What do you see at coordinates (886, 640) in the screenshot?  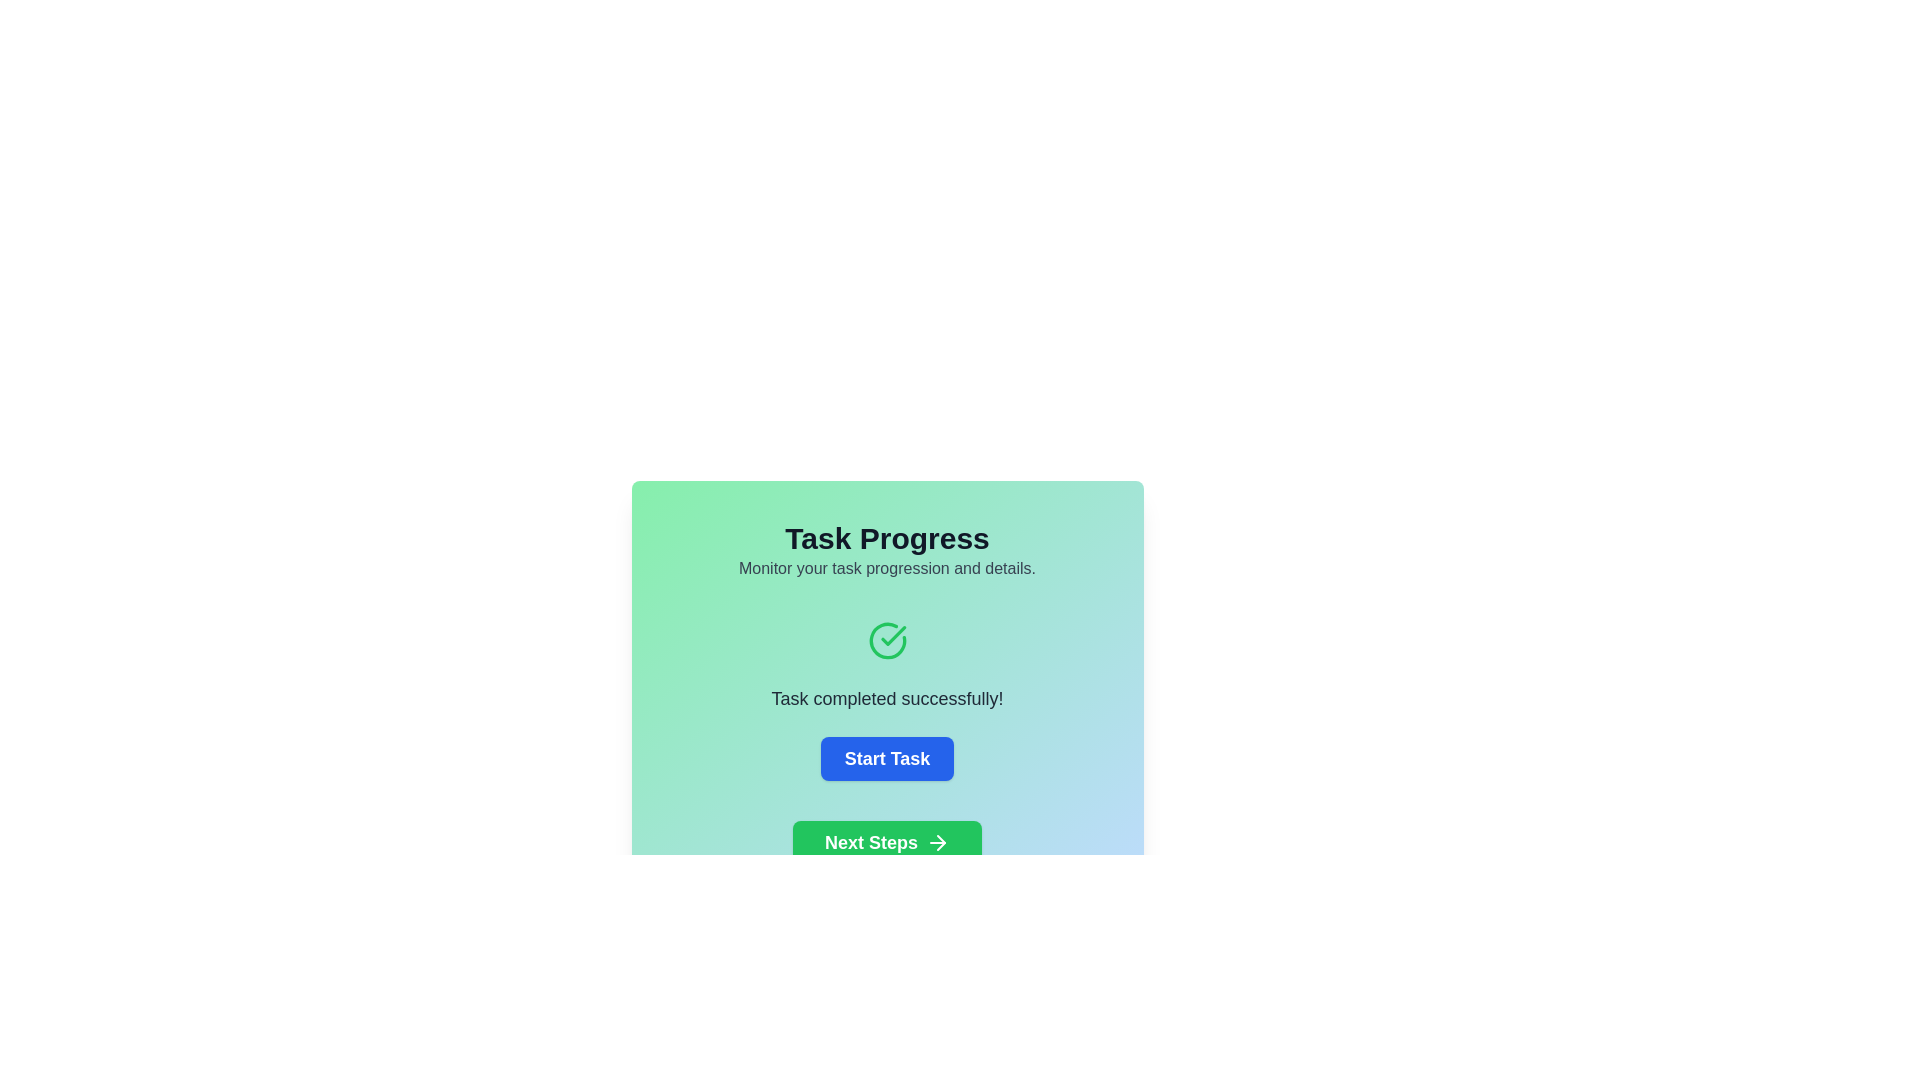 I see `the green circular icon with a checkmark in the center, located under the 'Task Progress' header in the card layout` at bounding box center [886, 640].